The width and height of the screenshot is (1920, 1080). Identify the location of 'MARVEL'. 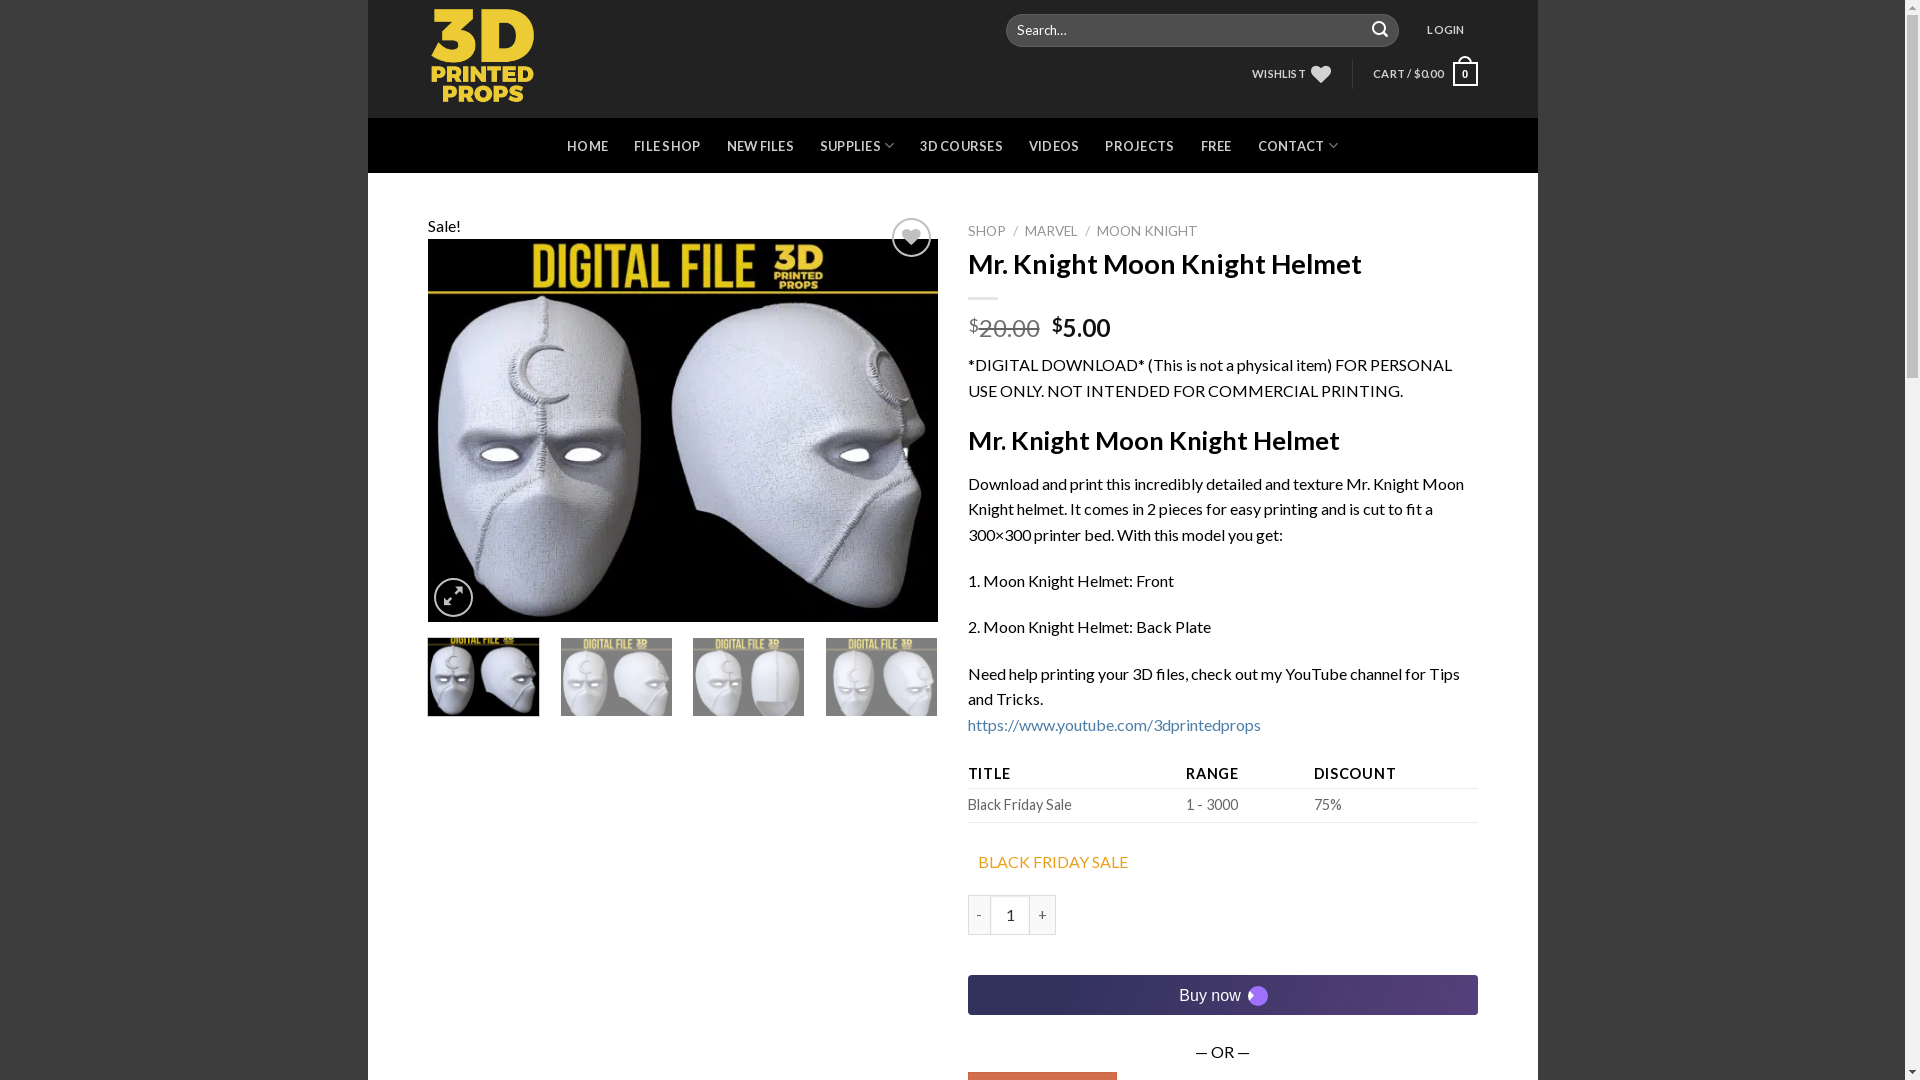
(1050, 230).